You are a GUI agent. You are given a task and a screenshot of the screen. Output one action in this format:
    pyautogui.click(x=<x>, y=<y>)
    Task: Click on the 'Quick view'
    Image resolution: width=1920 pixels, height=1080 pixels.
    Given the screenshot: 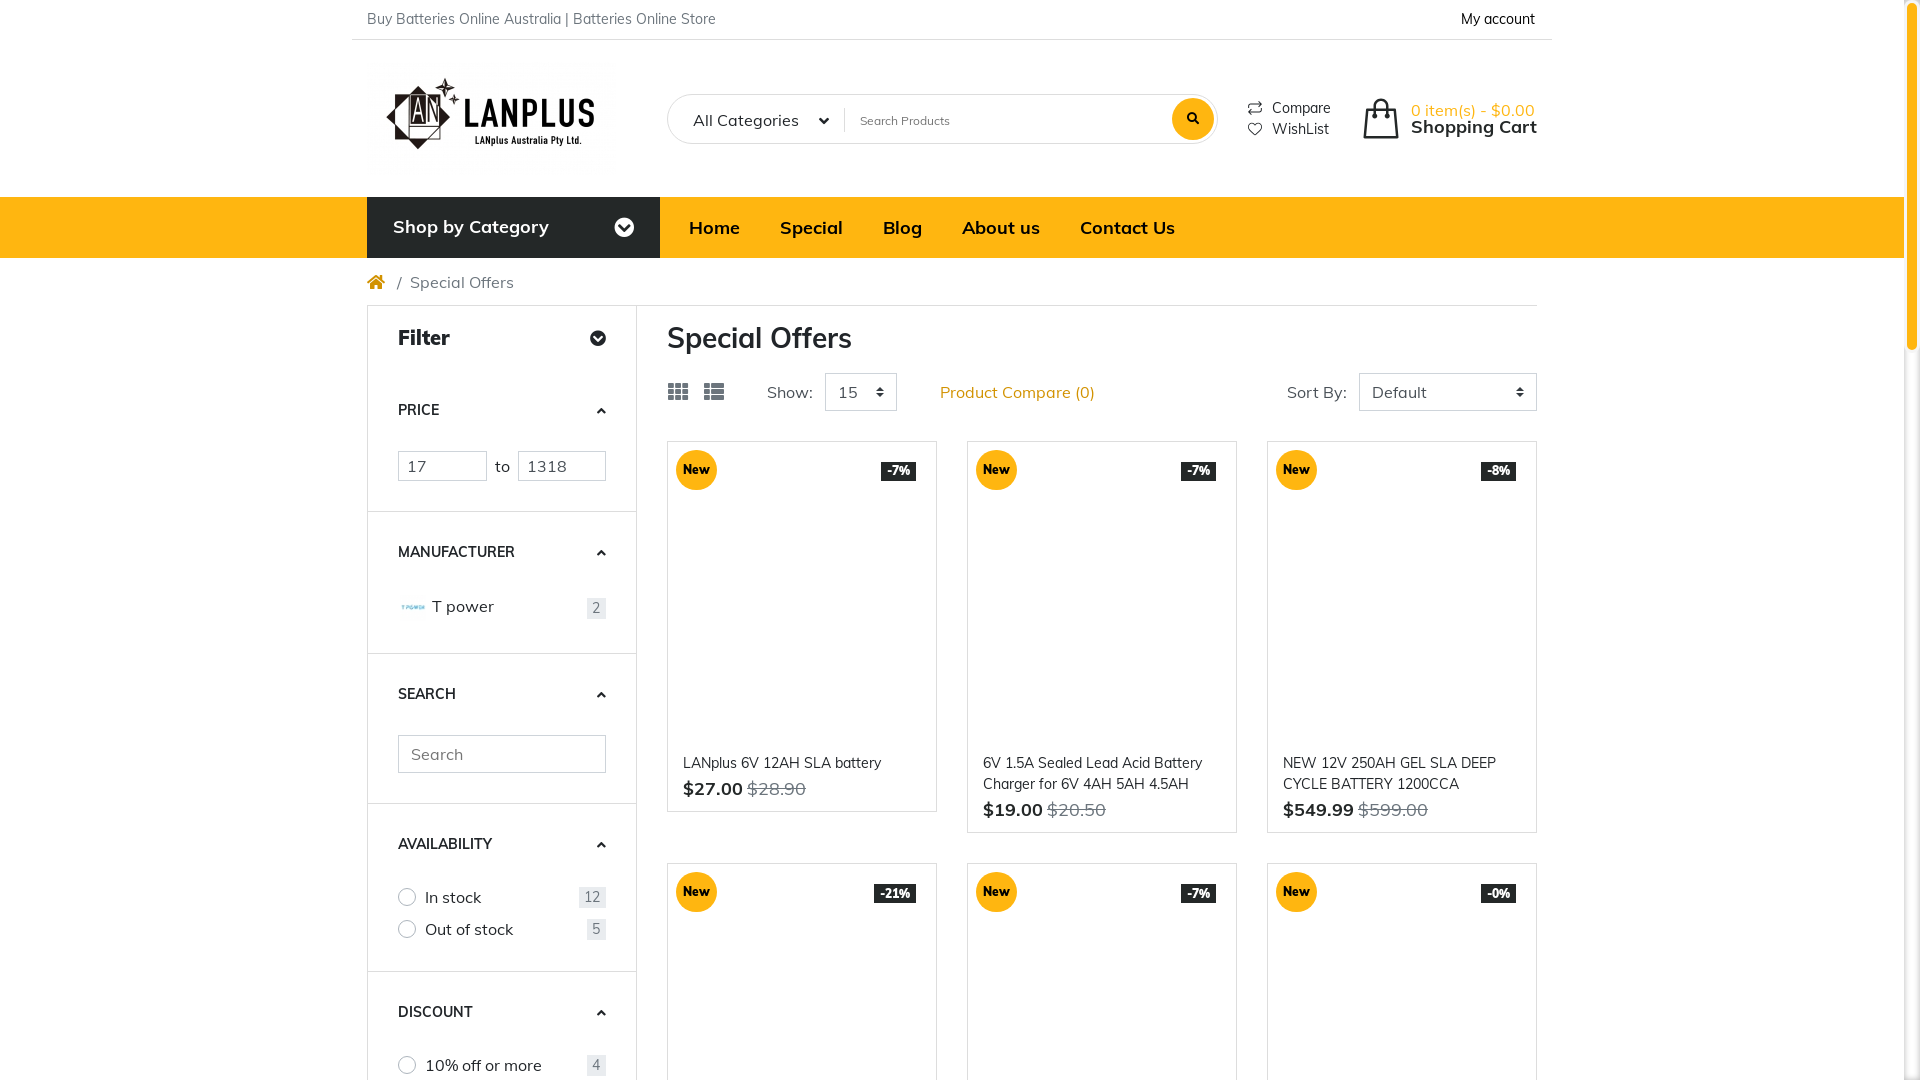 What is the action you would take?
    pyautogui.click(x=824, y=844)
    